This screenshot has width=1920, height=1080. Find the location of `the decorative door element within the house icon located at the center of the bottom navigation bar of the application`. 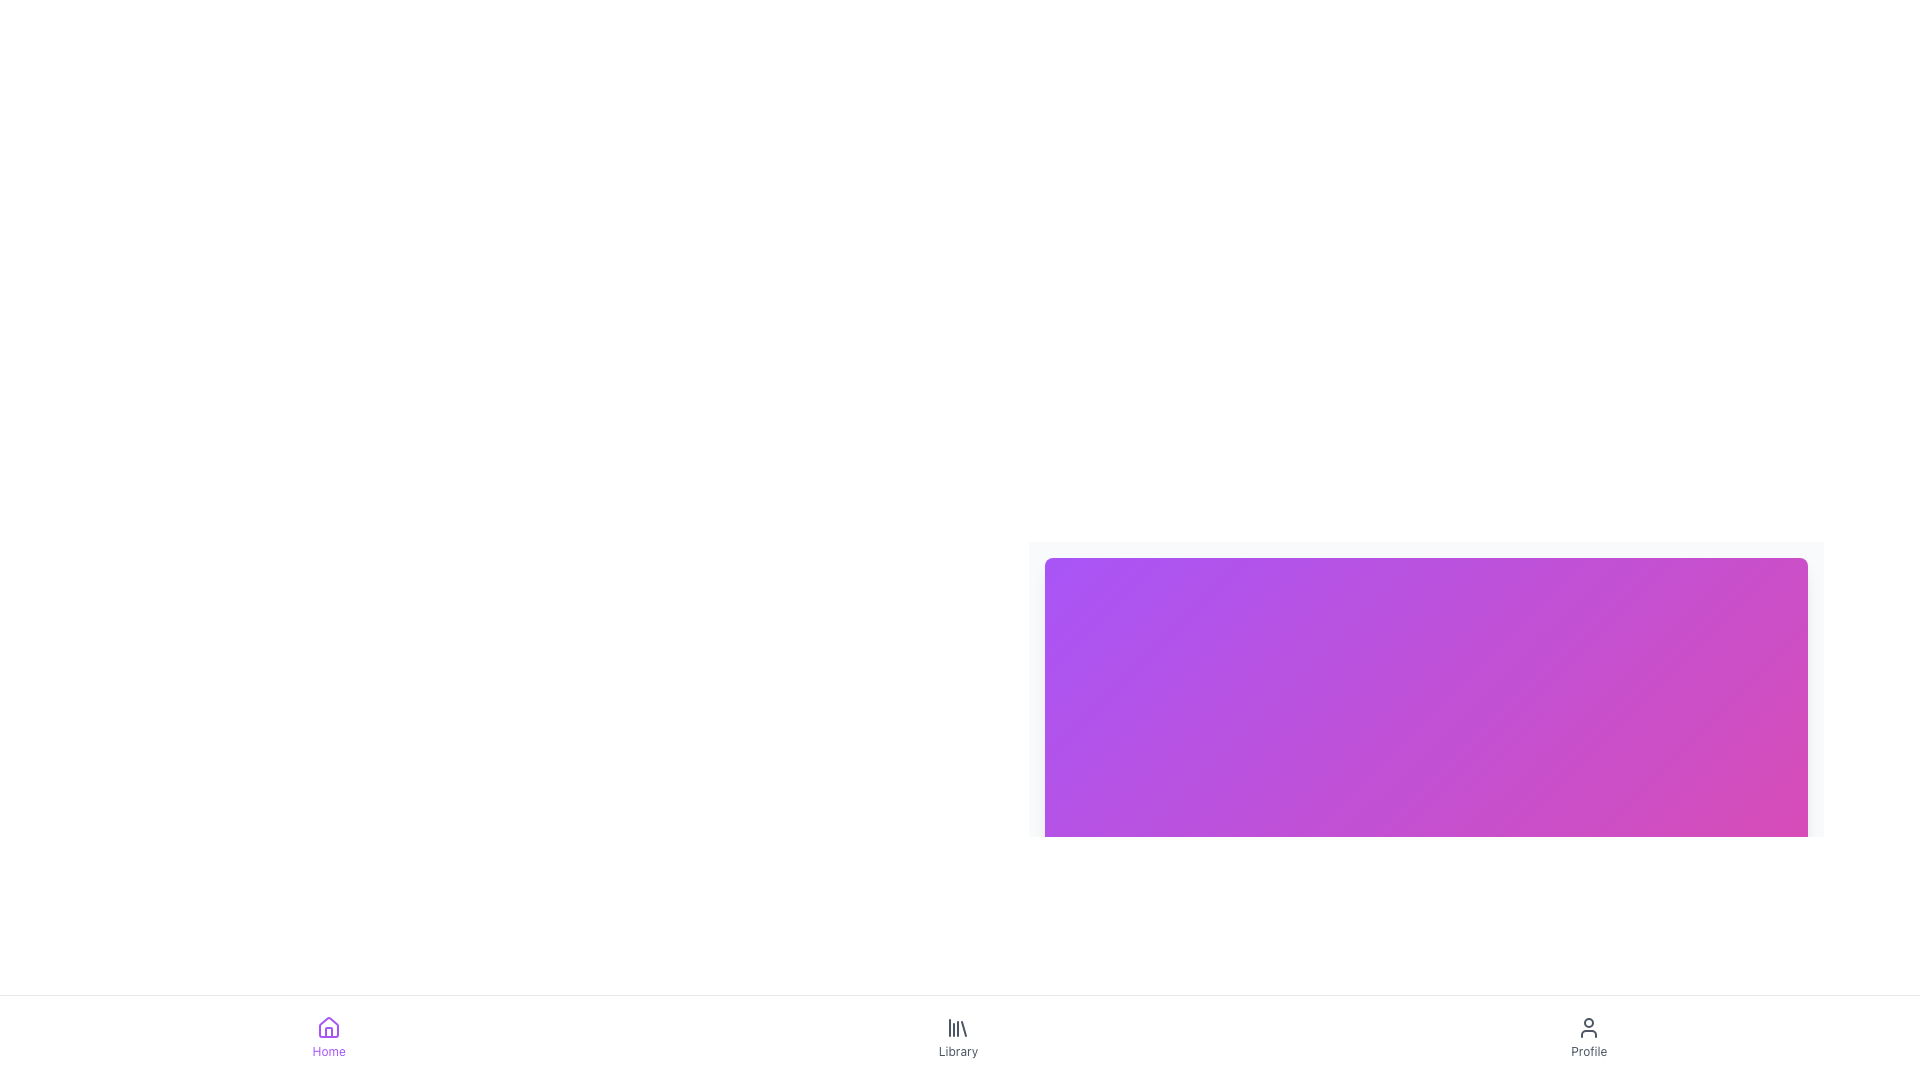

the decorative door element within the house icon located at the center of the bottom navigation bar of the application is located at coordinates (329, 1032).